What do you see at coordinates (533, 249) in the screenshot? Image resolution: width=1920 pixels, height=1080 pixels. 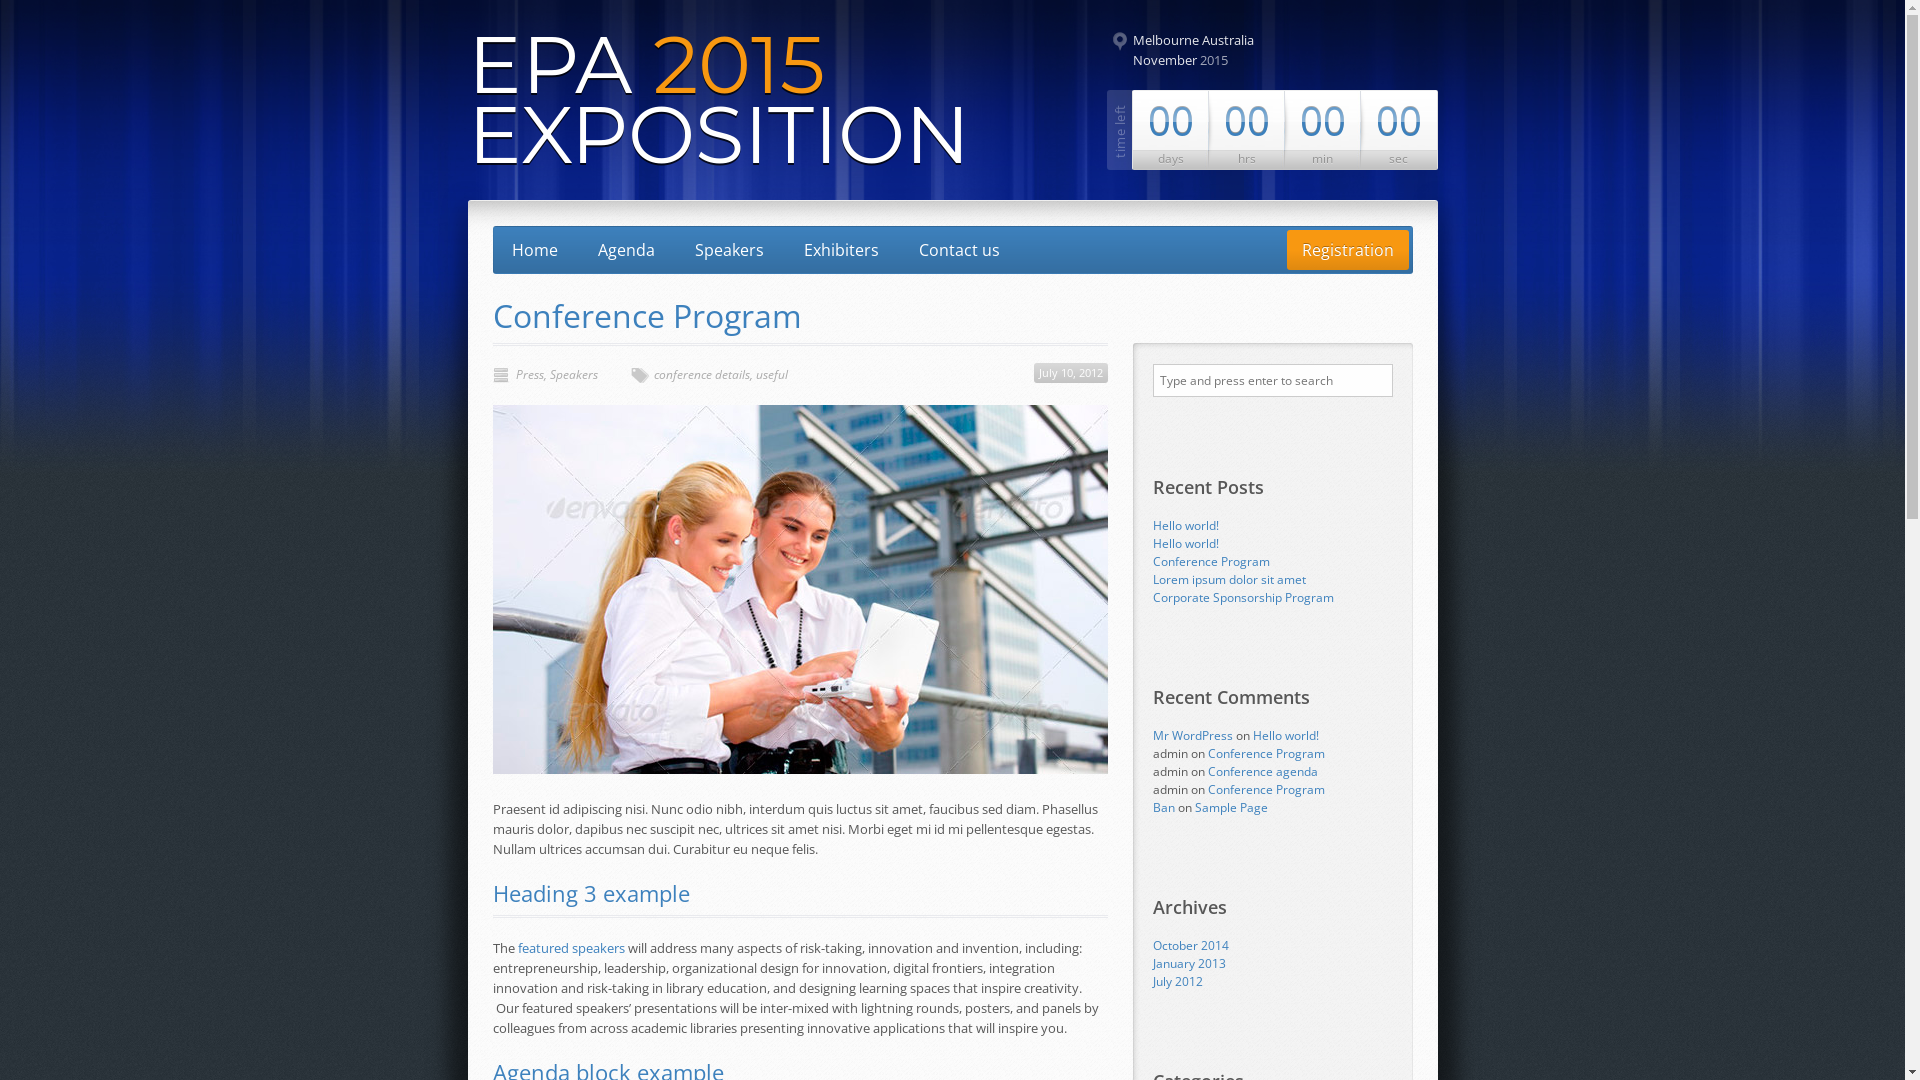 I see `'Home'` at bounding box center [533, 249].